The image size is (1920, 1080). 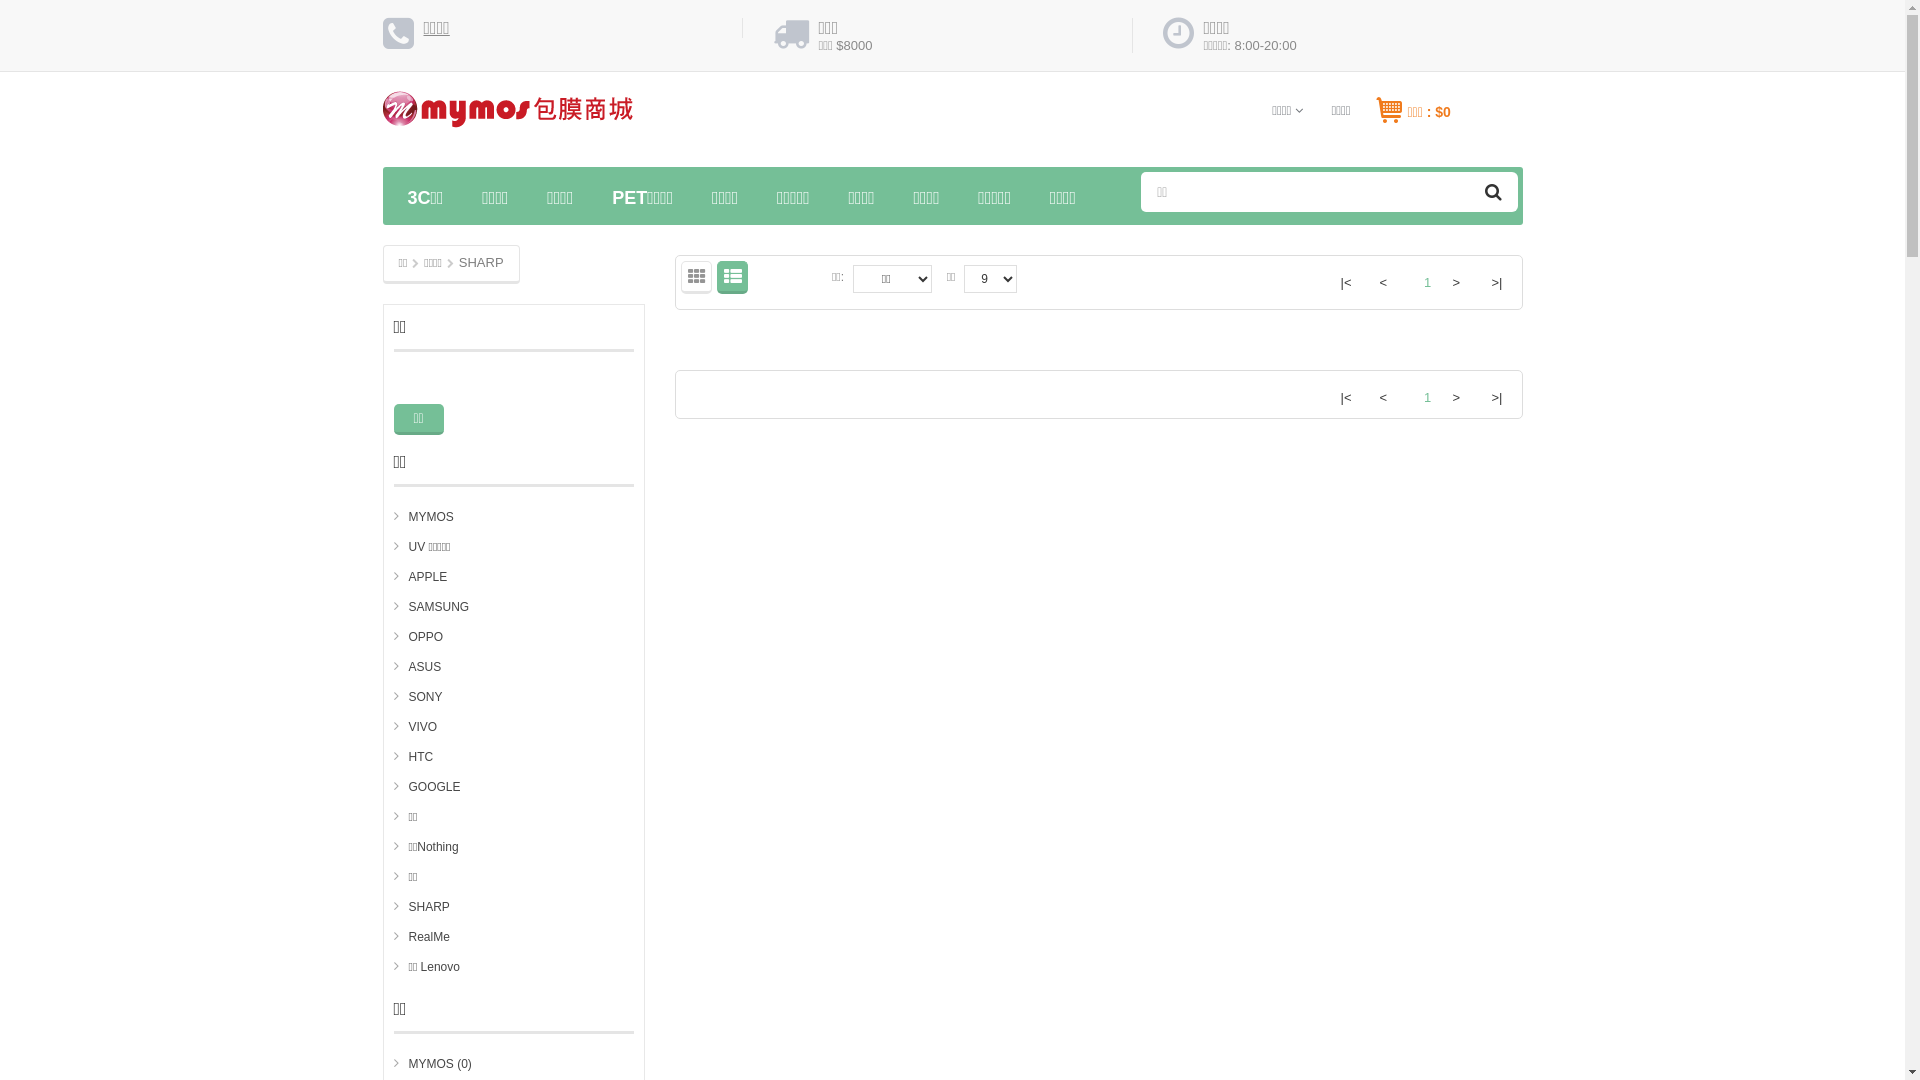 I want to click on '1', so click(x=1419, y=390).